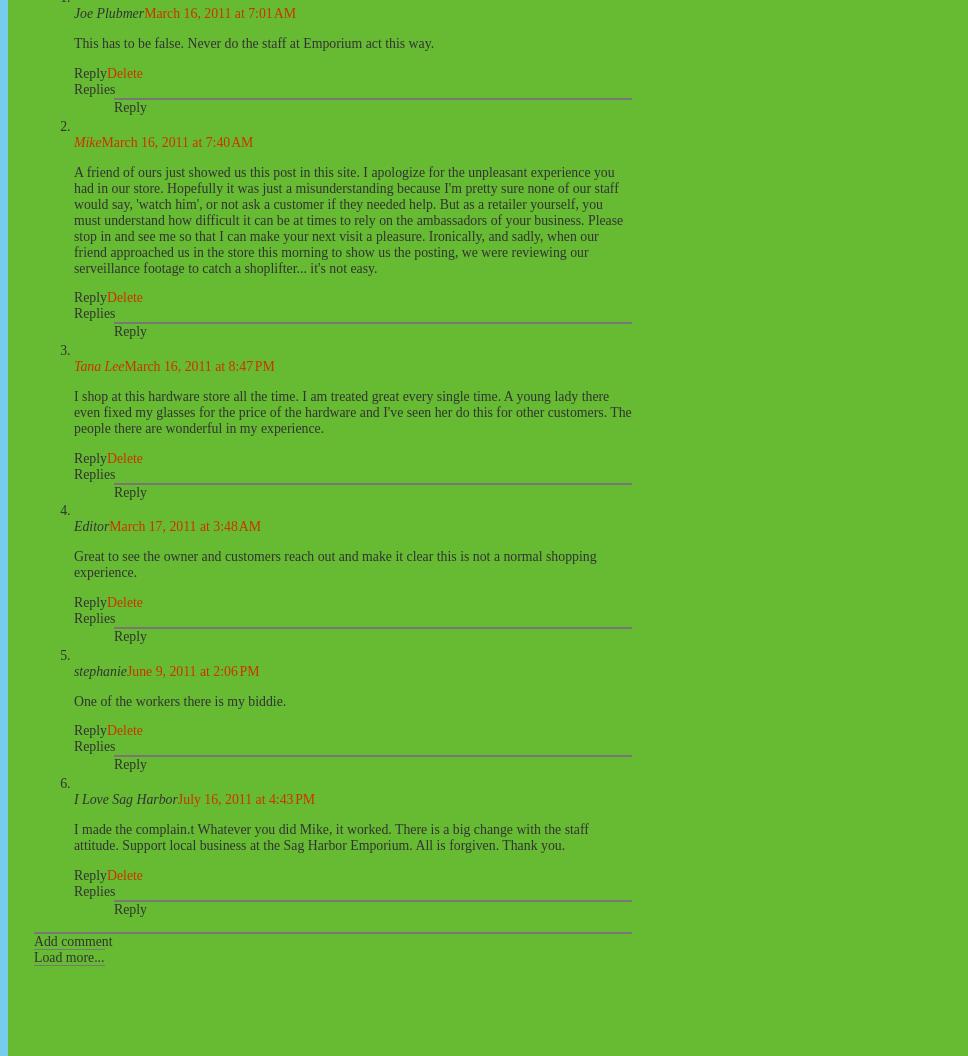  What do you see at coordinates (254, 43) in the screenshot?
I see `'This has to be false. Never do the staff at Emporium act this way.'` at bounding box center [254, 43].